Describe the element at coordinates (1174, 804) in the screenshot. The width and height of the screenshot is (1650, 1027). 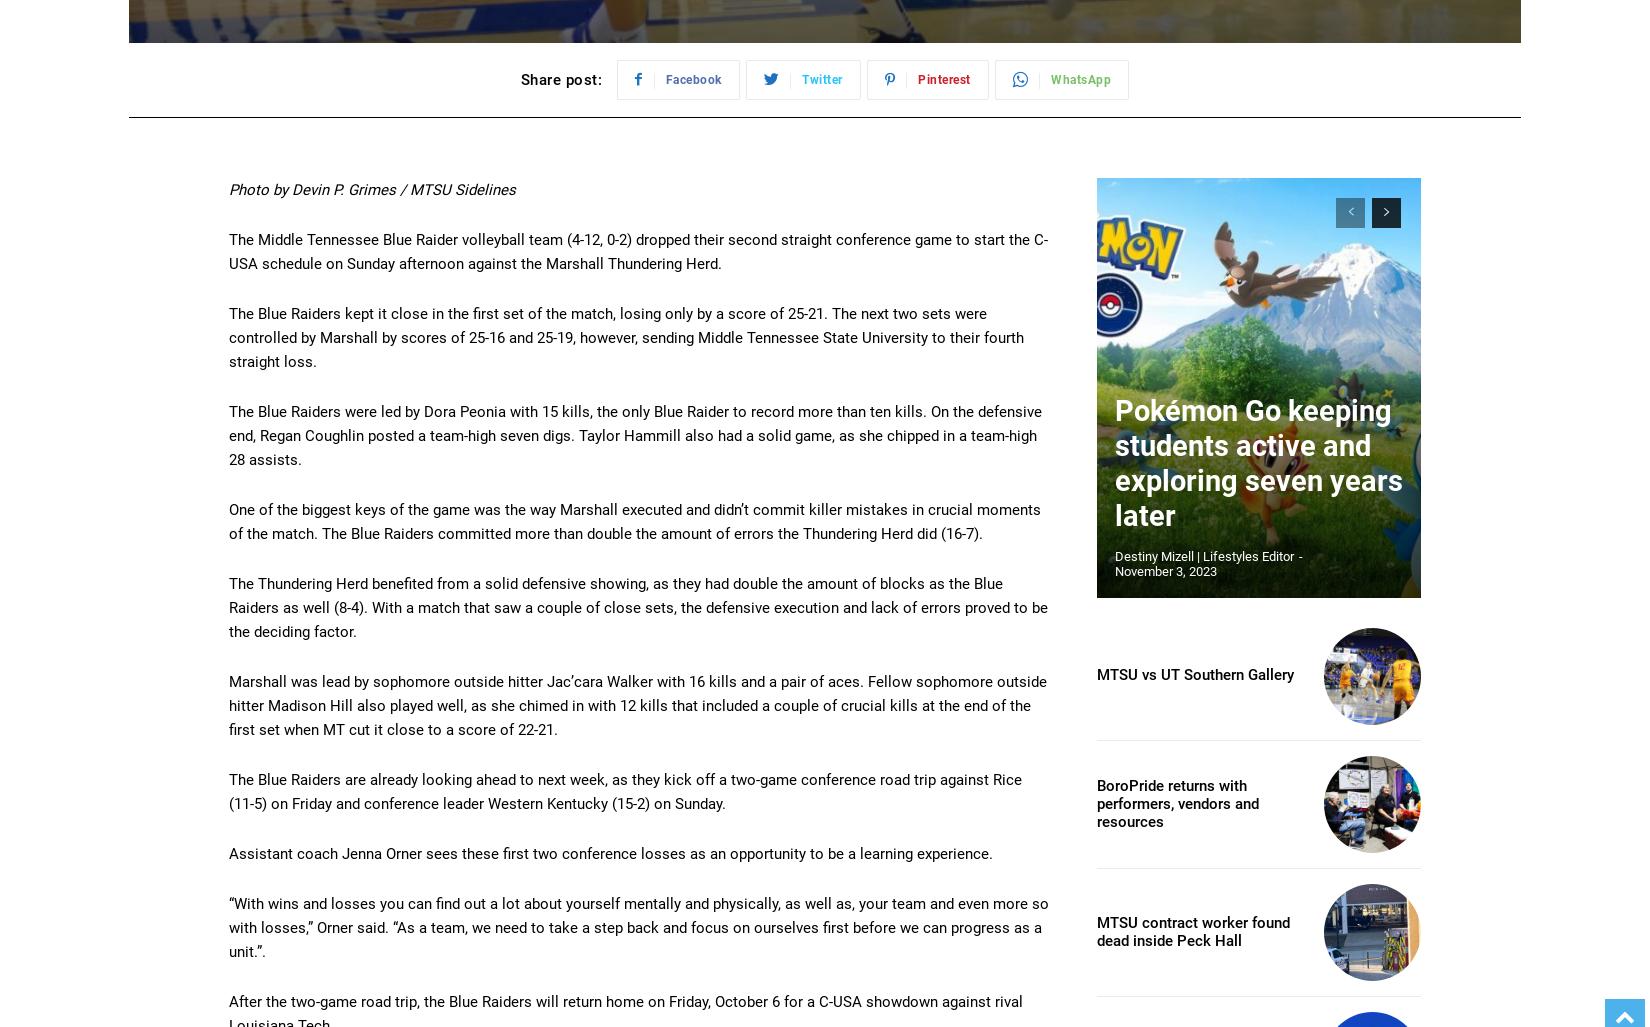
I see `'BoroPride returns with performers, vendors and resources'` at that location.